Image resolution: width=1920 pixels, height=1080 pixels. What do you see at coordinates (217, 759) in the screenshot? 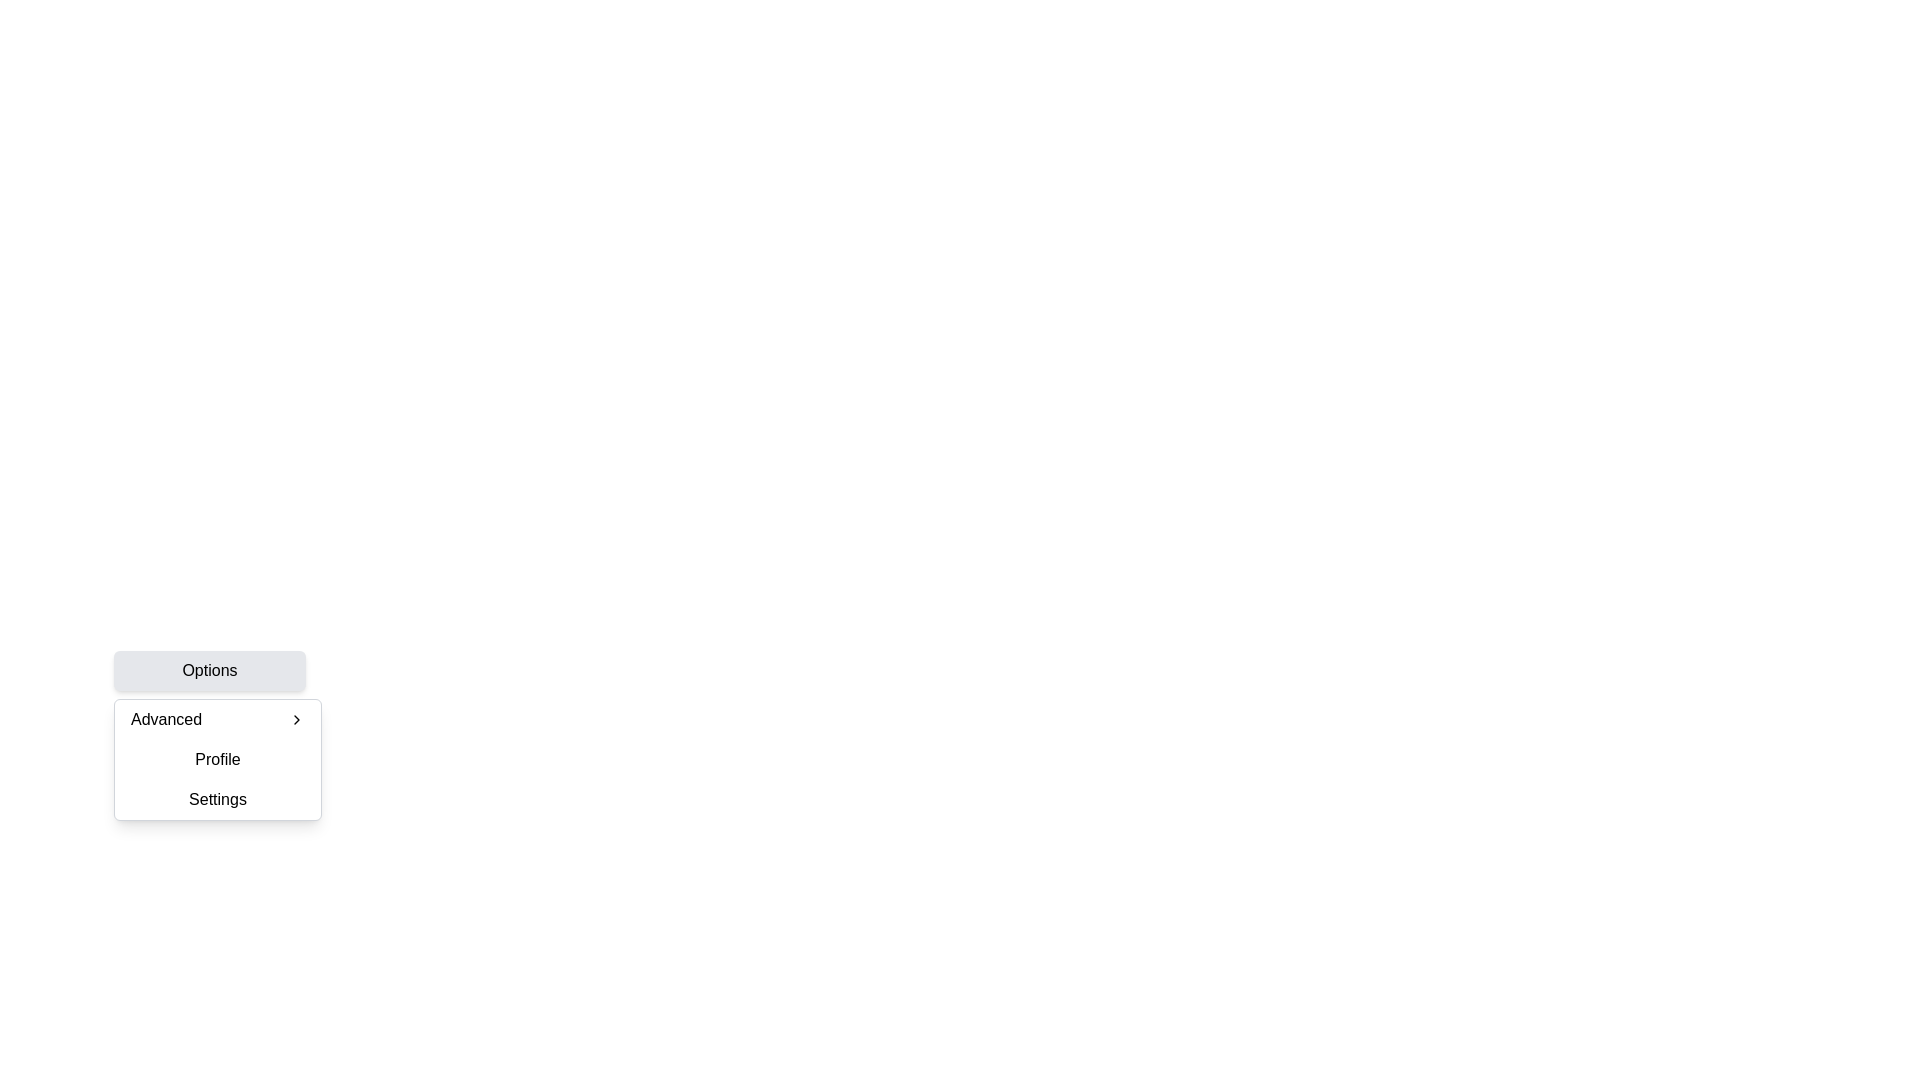
I see `the 'Profile' text label in the dropdown menu to trigger the background color change effect` at bounding box center [217, 759].